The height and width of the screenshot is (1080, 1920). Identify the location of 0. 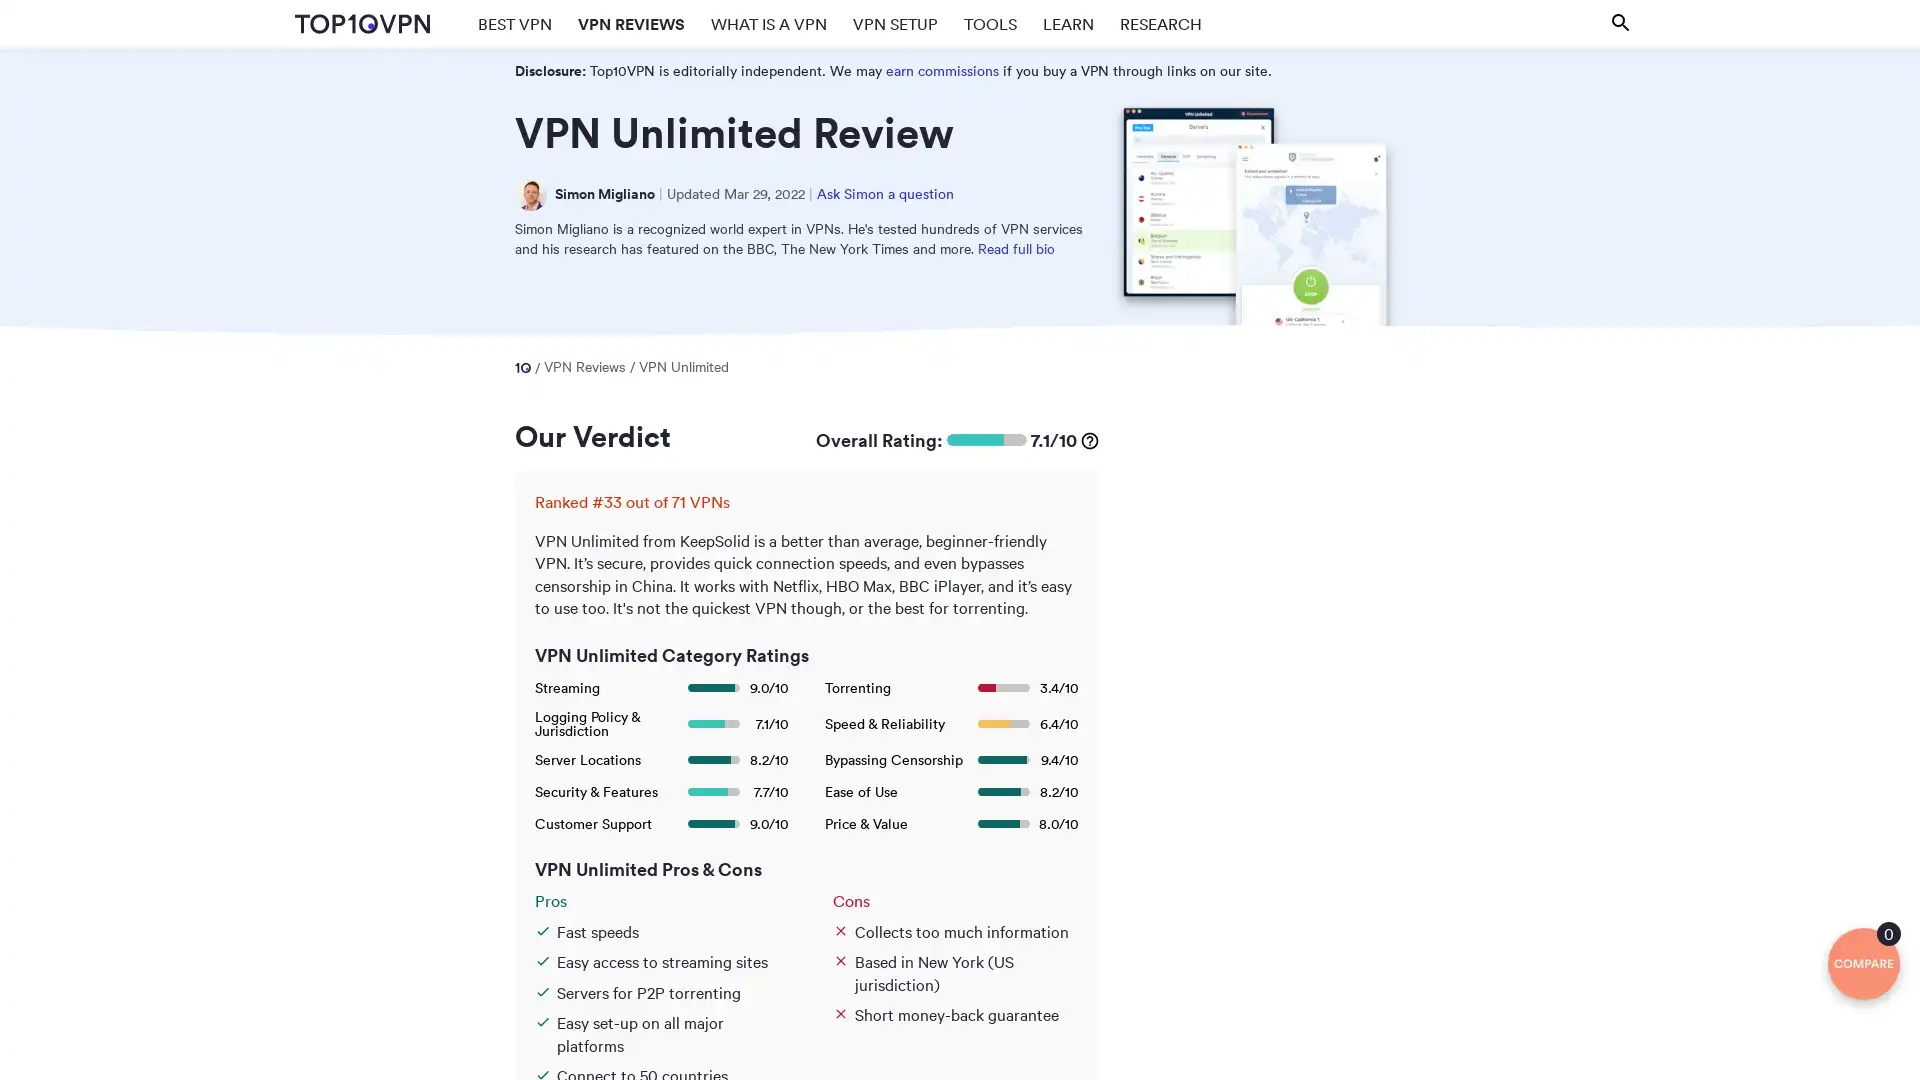
(1862, 963).